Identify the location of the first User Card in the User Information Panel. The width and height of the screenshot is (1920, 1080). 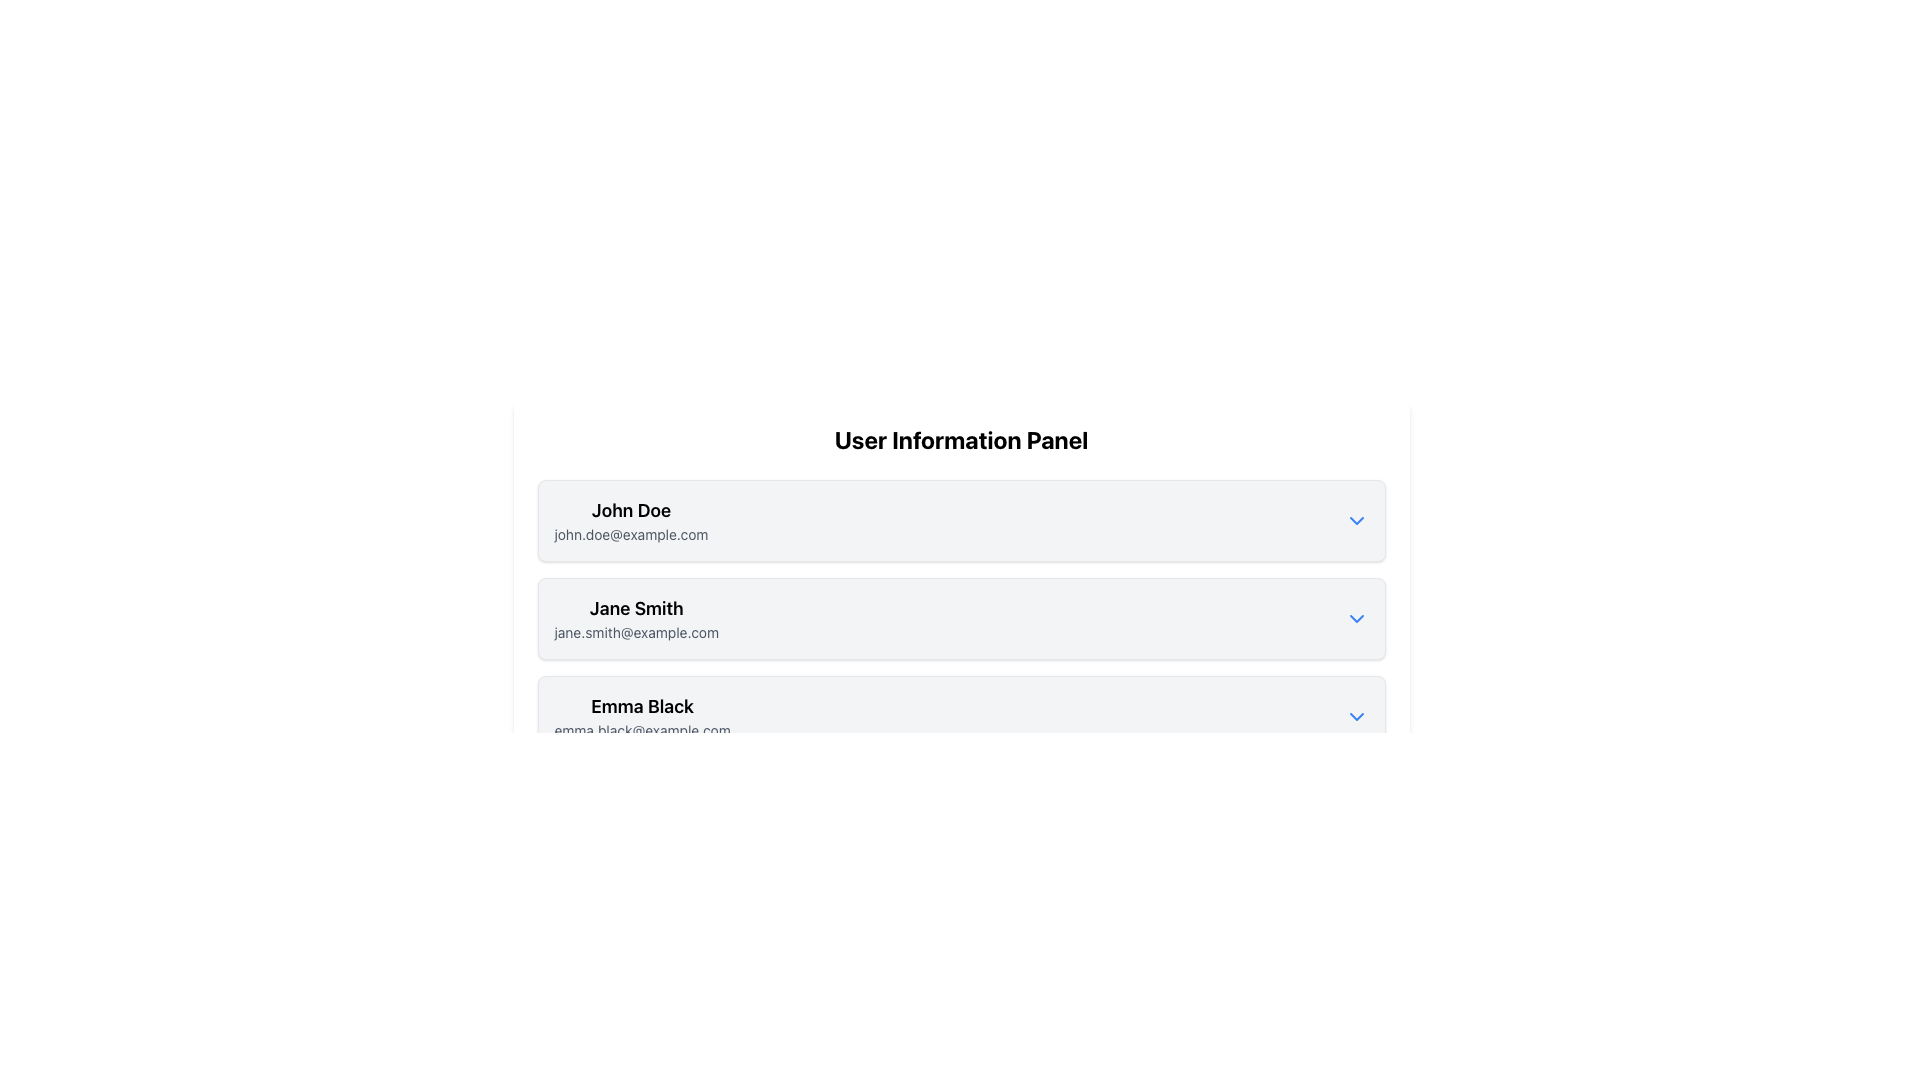
(961, 519).